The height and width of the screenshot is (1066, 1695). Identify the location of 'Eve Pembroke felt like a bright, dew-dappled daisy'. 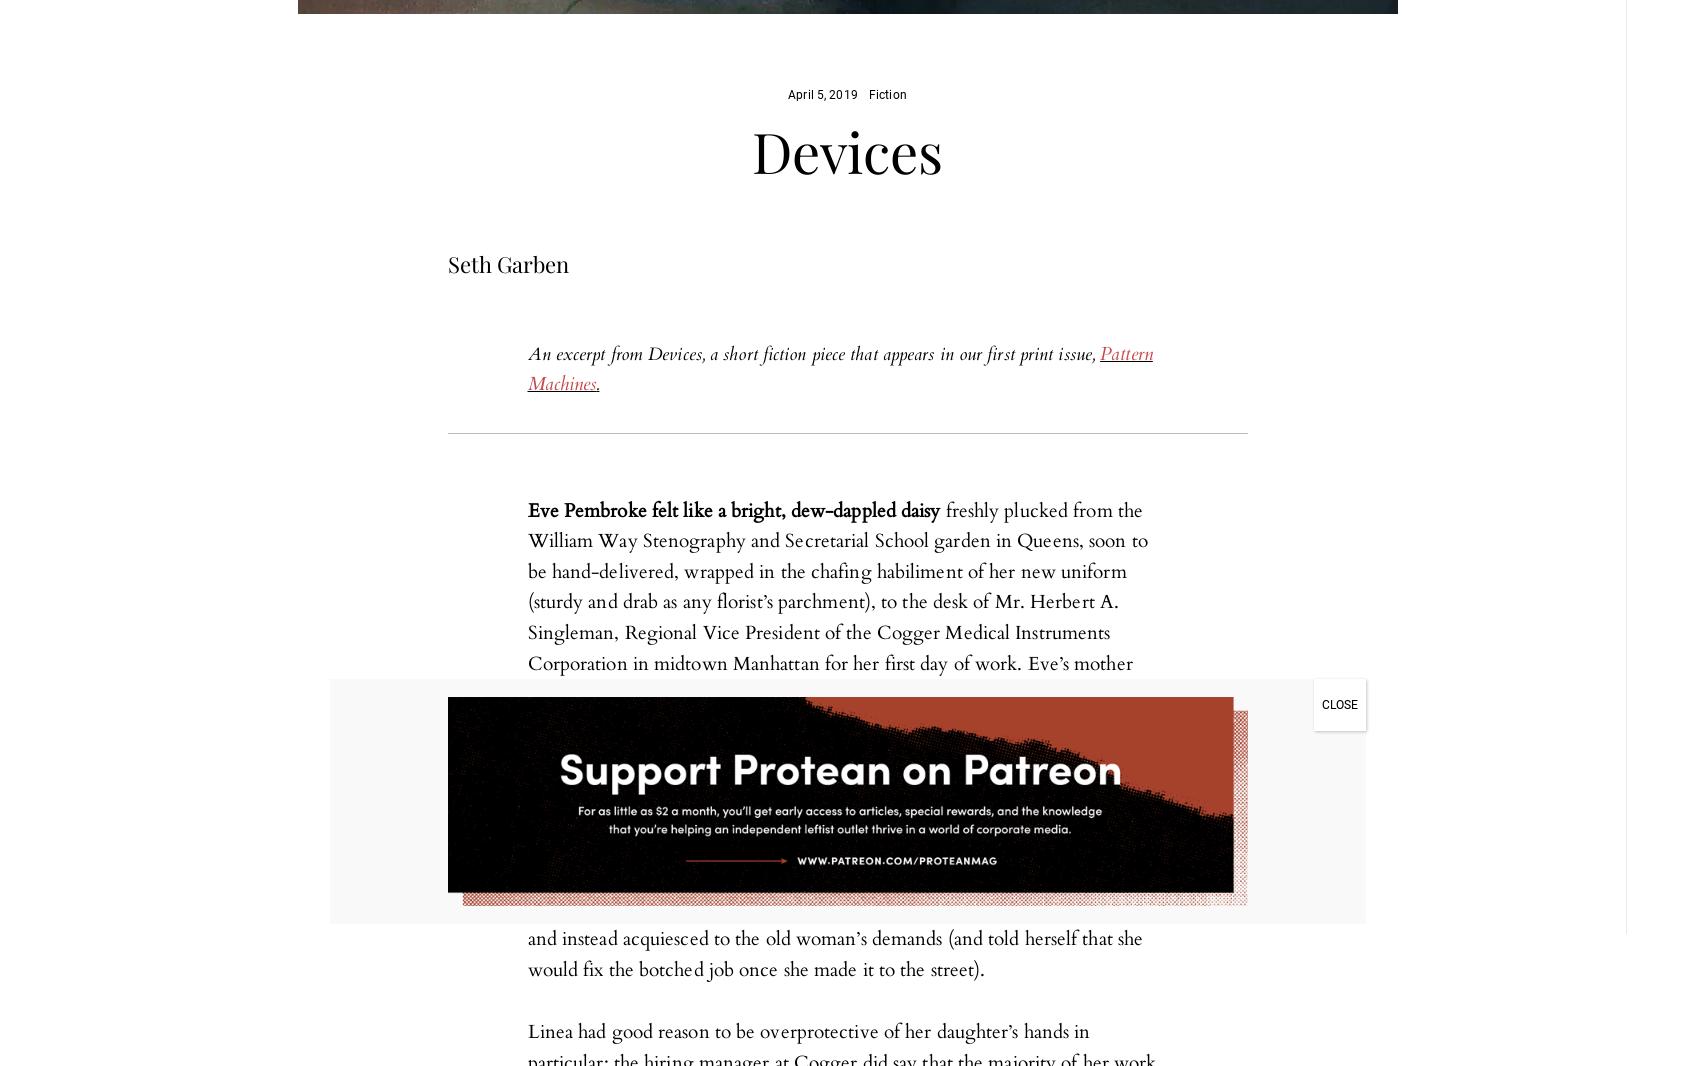
(732, 510).